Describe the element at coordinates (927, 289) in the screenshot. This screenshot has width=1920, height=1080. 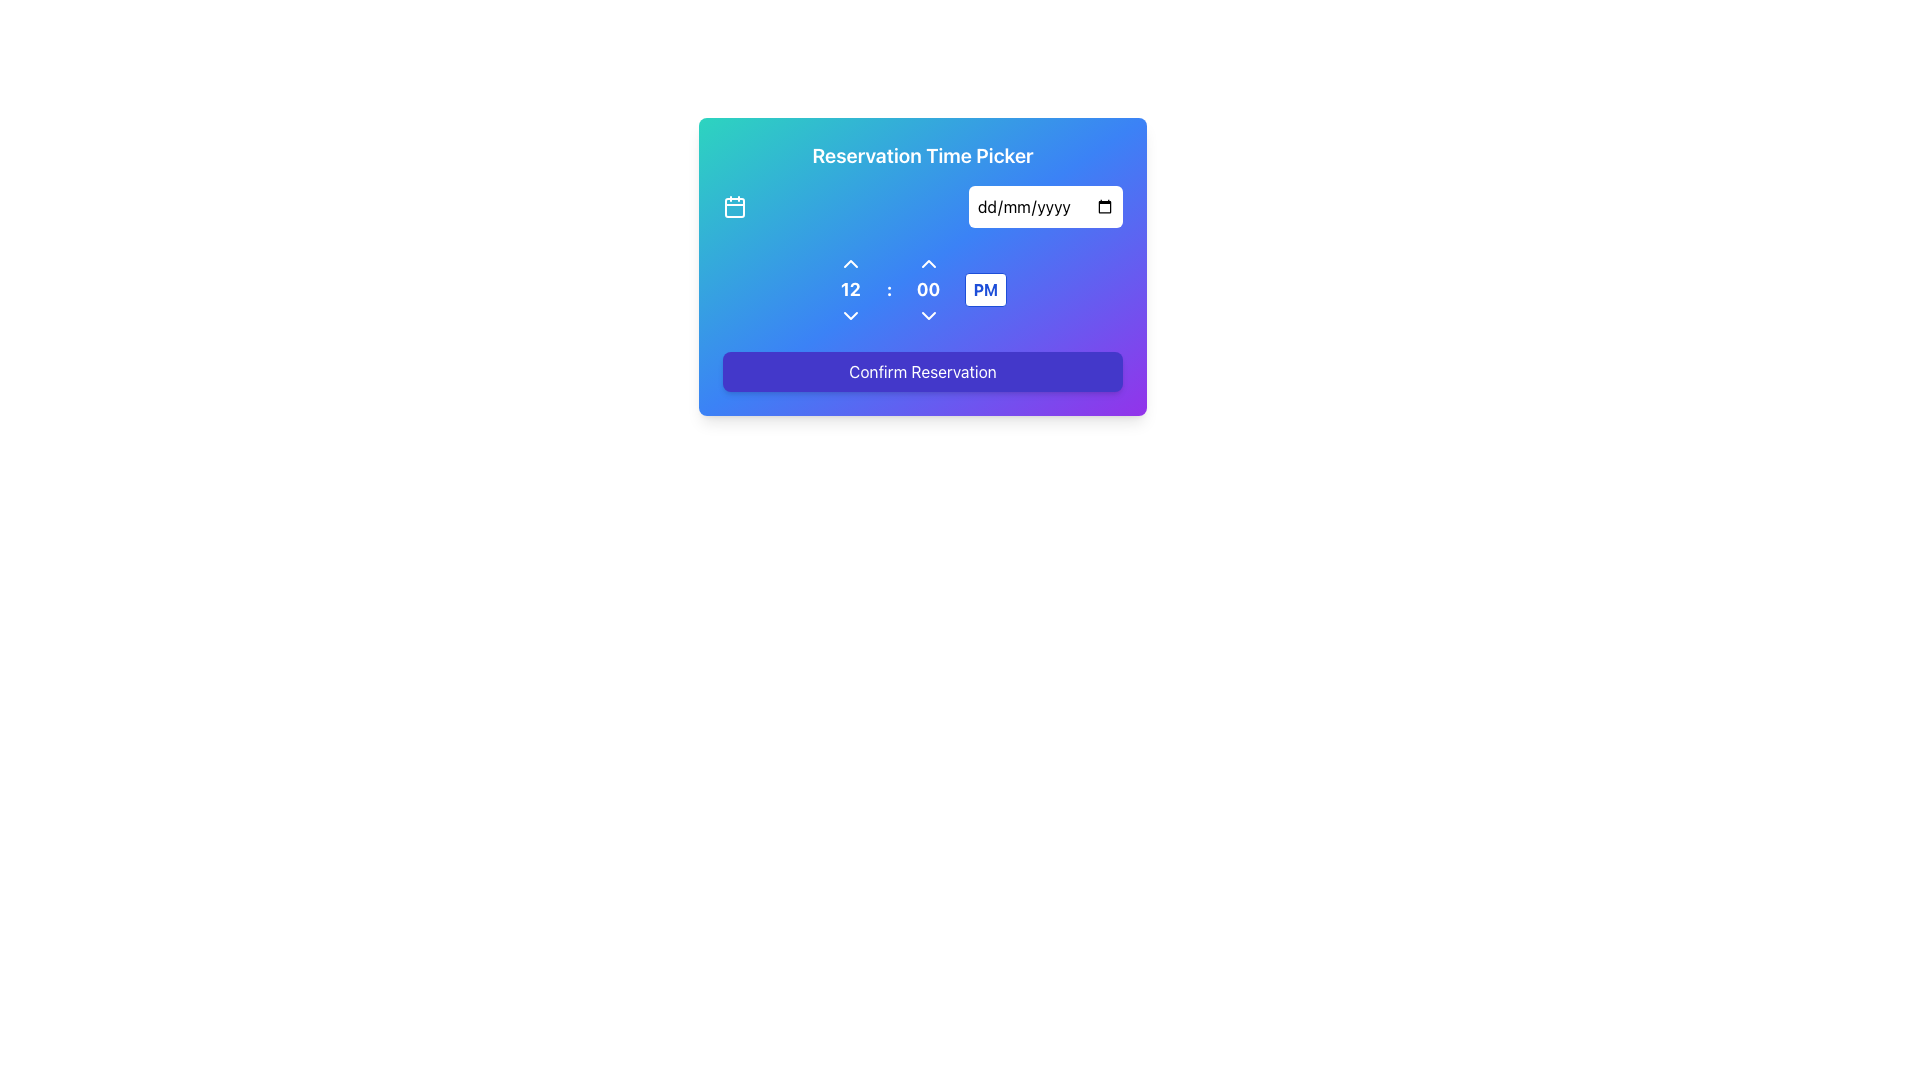
I see `displayed minute value from the text label in the time picker component, which is centrally located between the upward and downward arrow icons` at that location.